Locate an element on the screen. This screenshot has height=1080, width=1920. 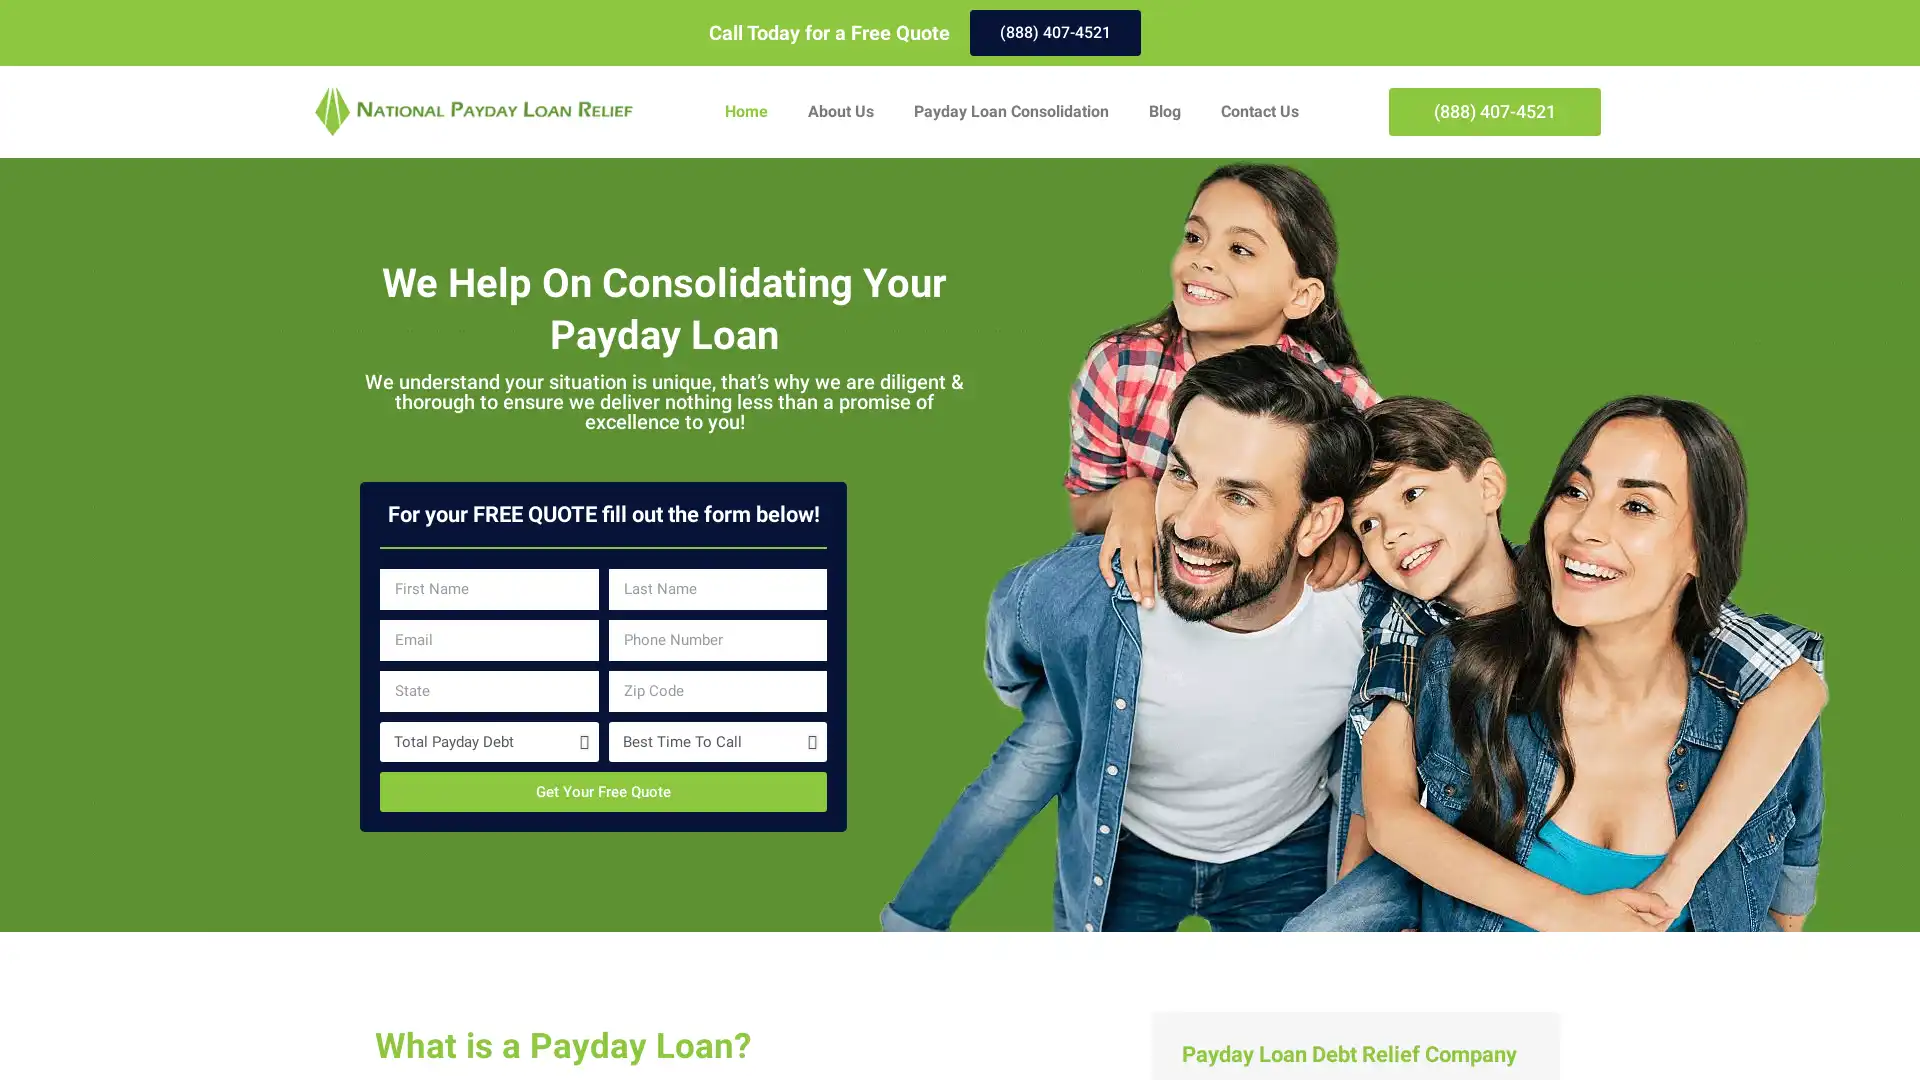
(888) 407-4521 is located at coordinates (1054, 33).